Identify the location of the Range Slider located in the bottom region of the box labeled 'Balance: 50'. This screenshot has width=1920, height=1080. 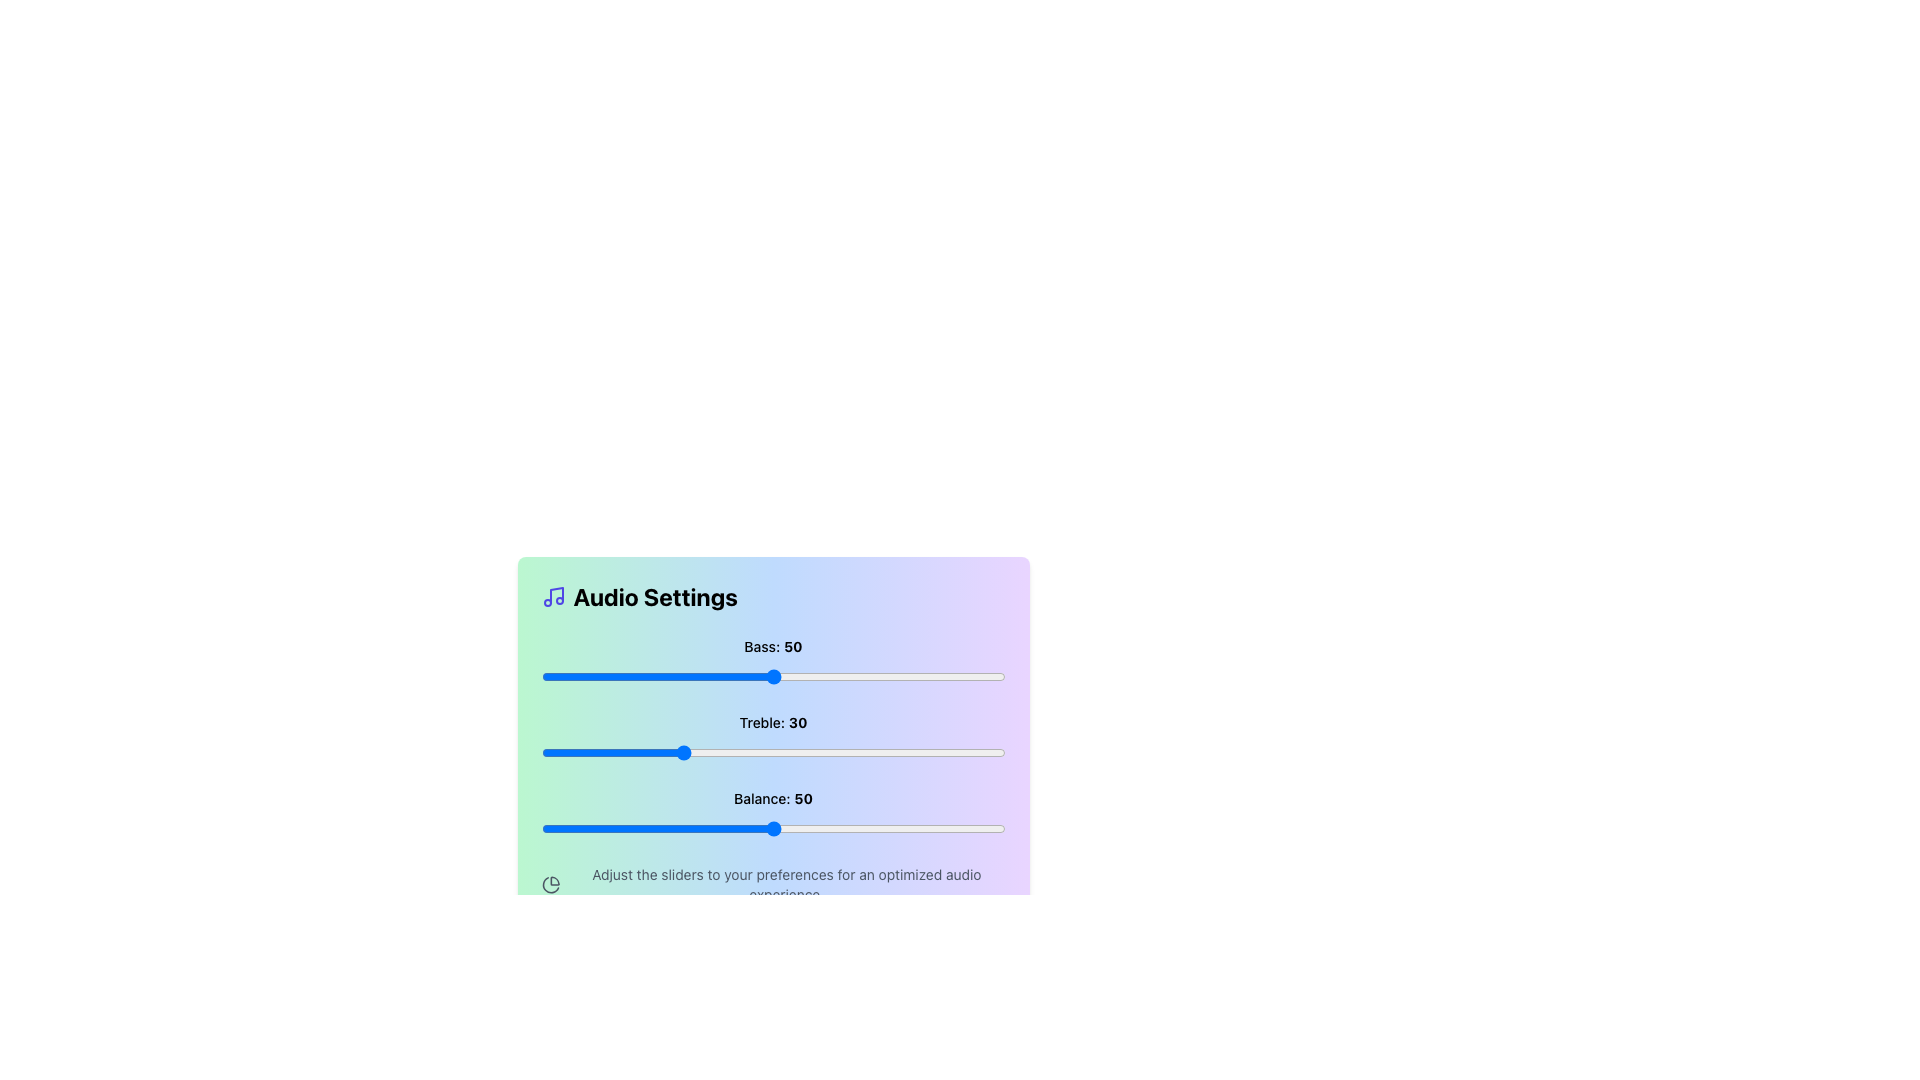
(772, 829).